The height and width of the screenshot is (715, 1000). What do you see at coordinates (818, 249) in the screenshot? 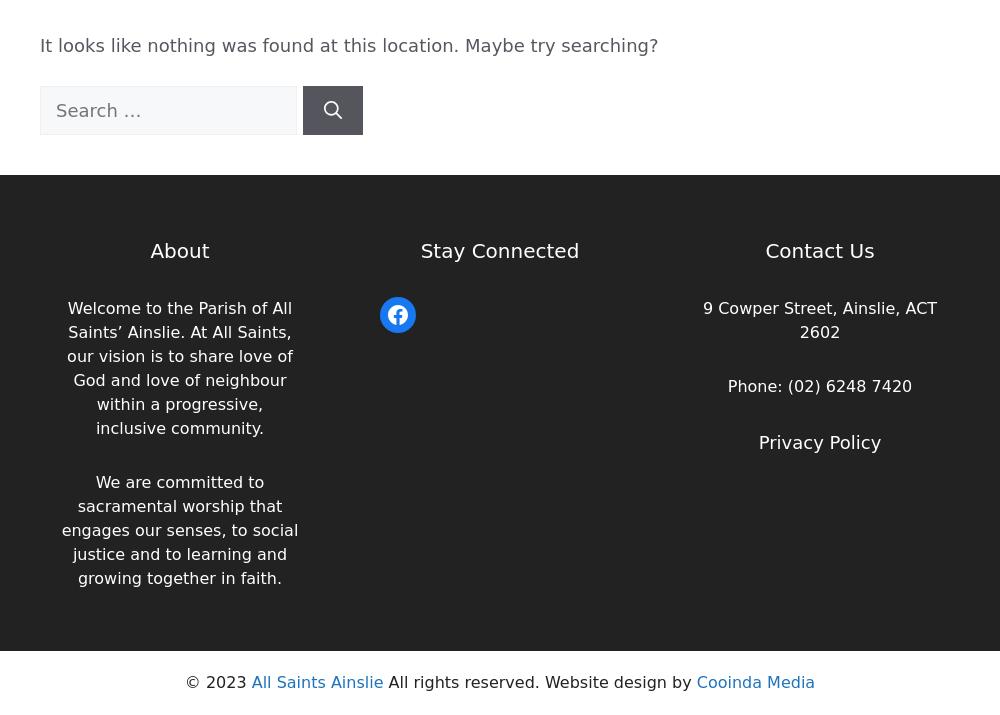
I see `'Contact Us'` at bounding box center [818, 249].